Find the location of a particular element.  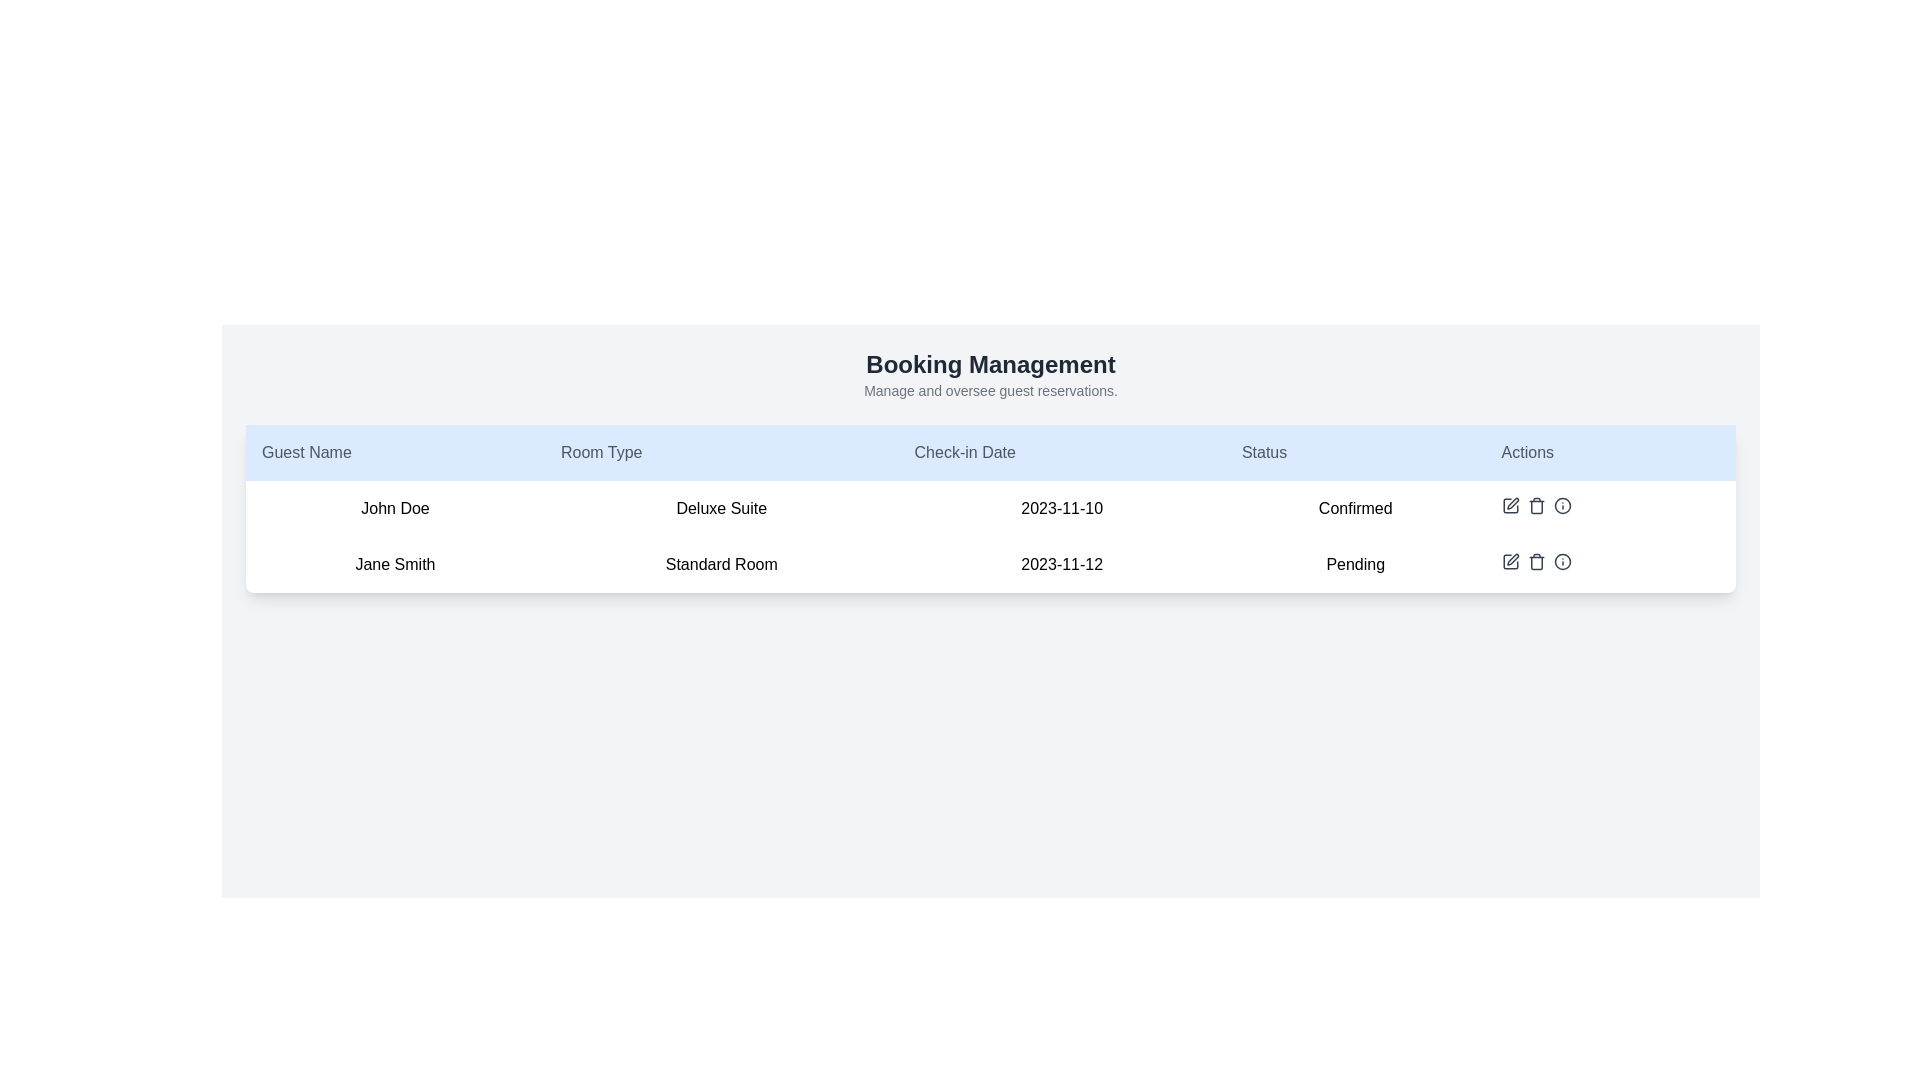

the trash bin icon button in the 'Actions' column of the second row, which highlights the icon in red is located at coordinates (1535, 562).